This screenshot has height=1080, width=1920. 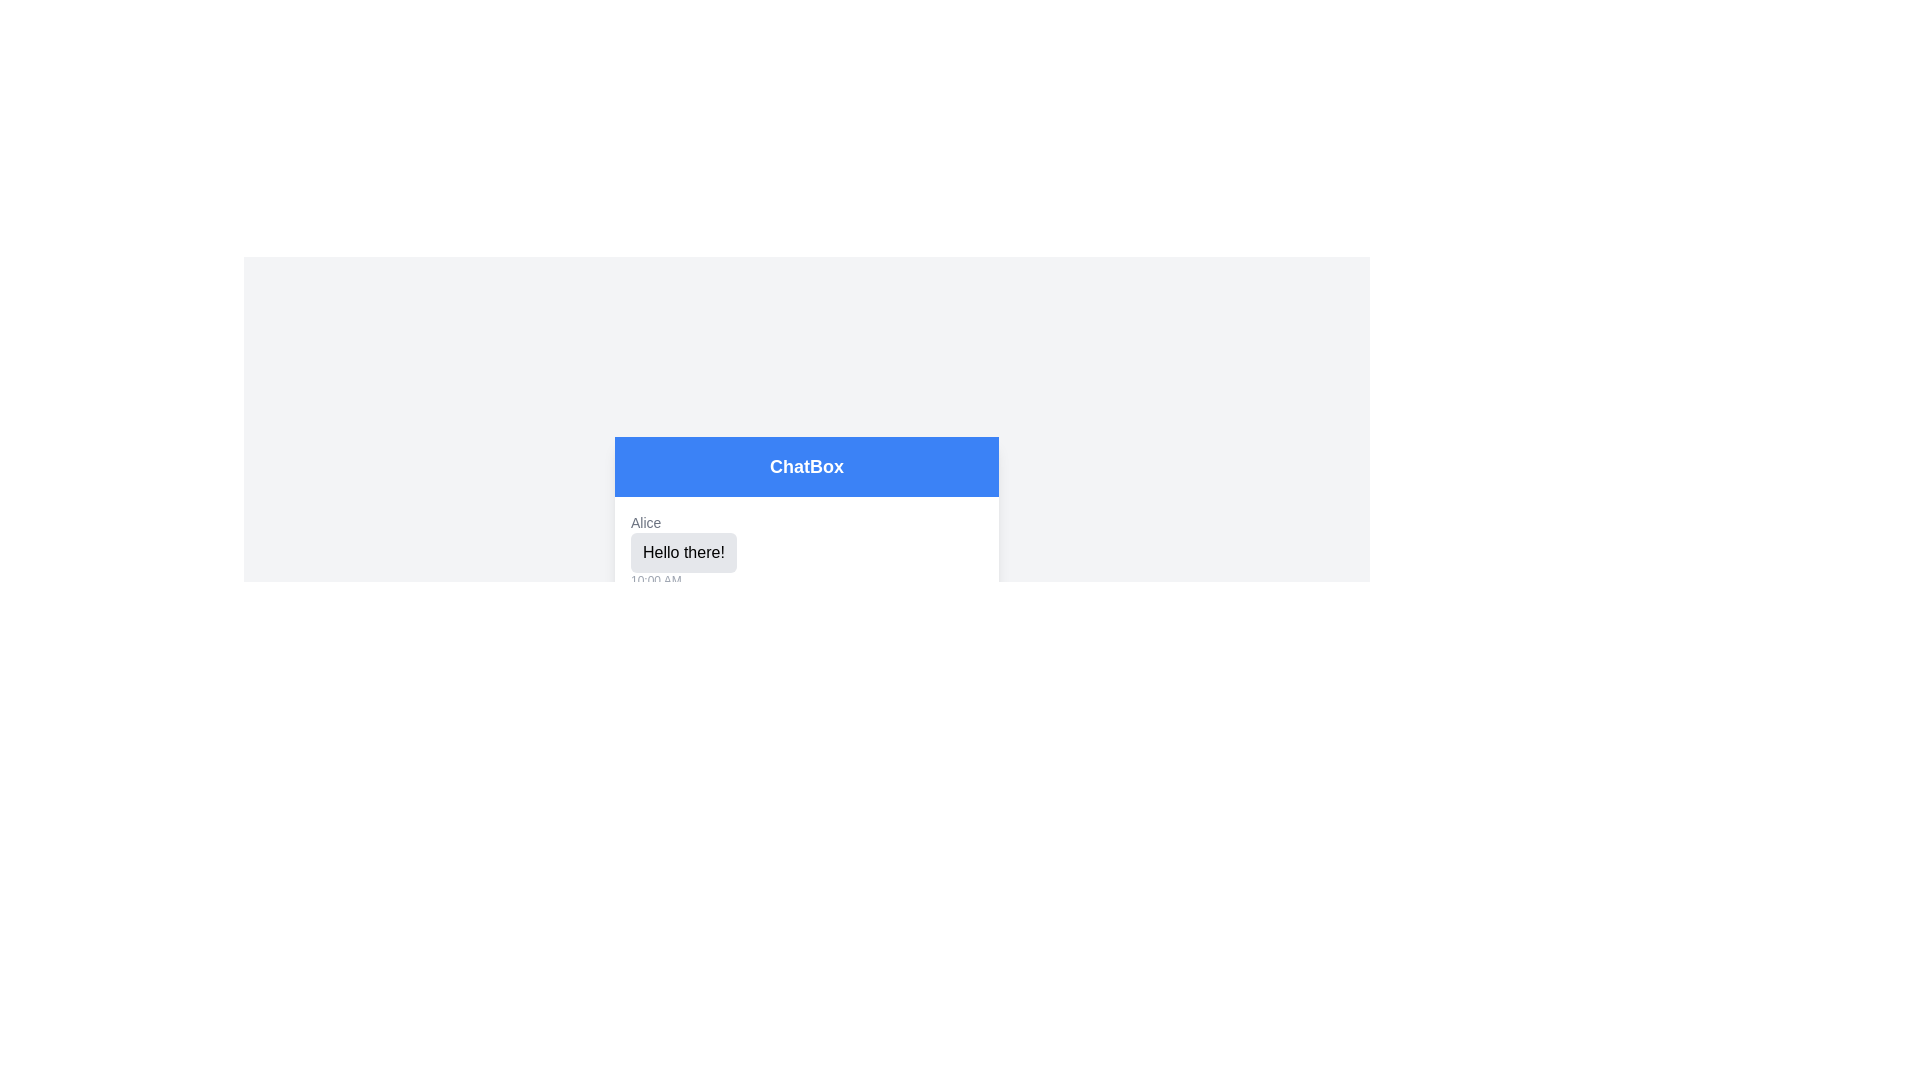 I want to click on the text display element that shows 'Hello there!' in the chatbox interface, which has a light gray background and rounded corners, so click(x=683, y=552).